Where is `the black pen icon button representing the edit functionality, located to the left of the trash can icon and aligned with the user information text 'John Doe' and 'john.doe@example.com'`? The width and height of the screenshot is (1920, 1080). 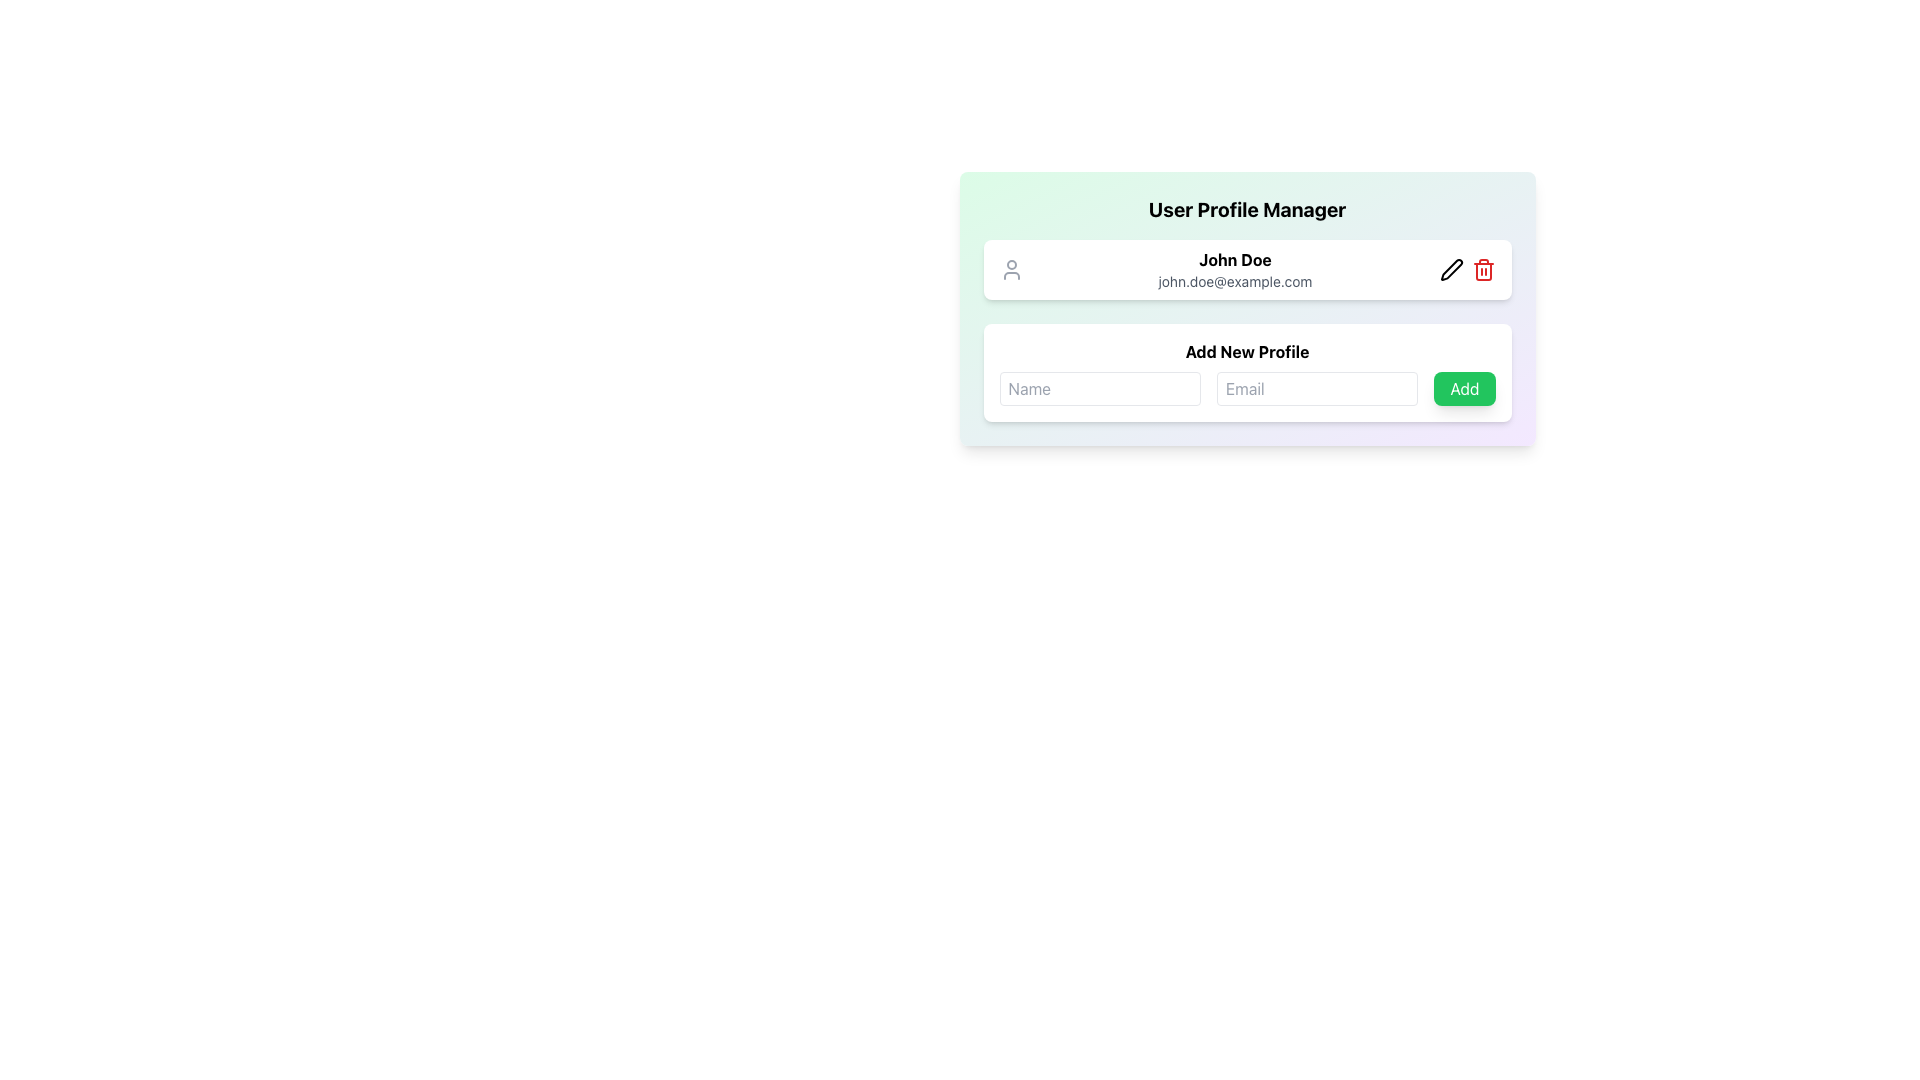
the black pen icon button representing the edit functionality, located to the left of the trash can icon and aligned with the user information text 'John Doe' and 'john.doe@example.com' is located at coordinates (1451, 270).